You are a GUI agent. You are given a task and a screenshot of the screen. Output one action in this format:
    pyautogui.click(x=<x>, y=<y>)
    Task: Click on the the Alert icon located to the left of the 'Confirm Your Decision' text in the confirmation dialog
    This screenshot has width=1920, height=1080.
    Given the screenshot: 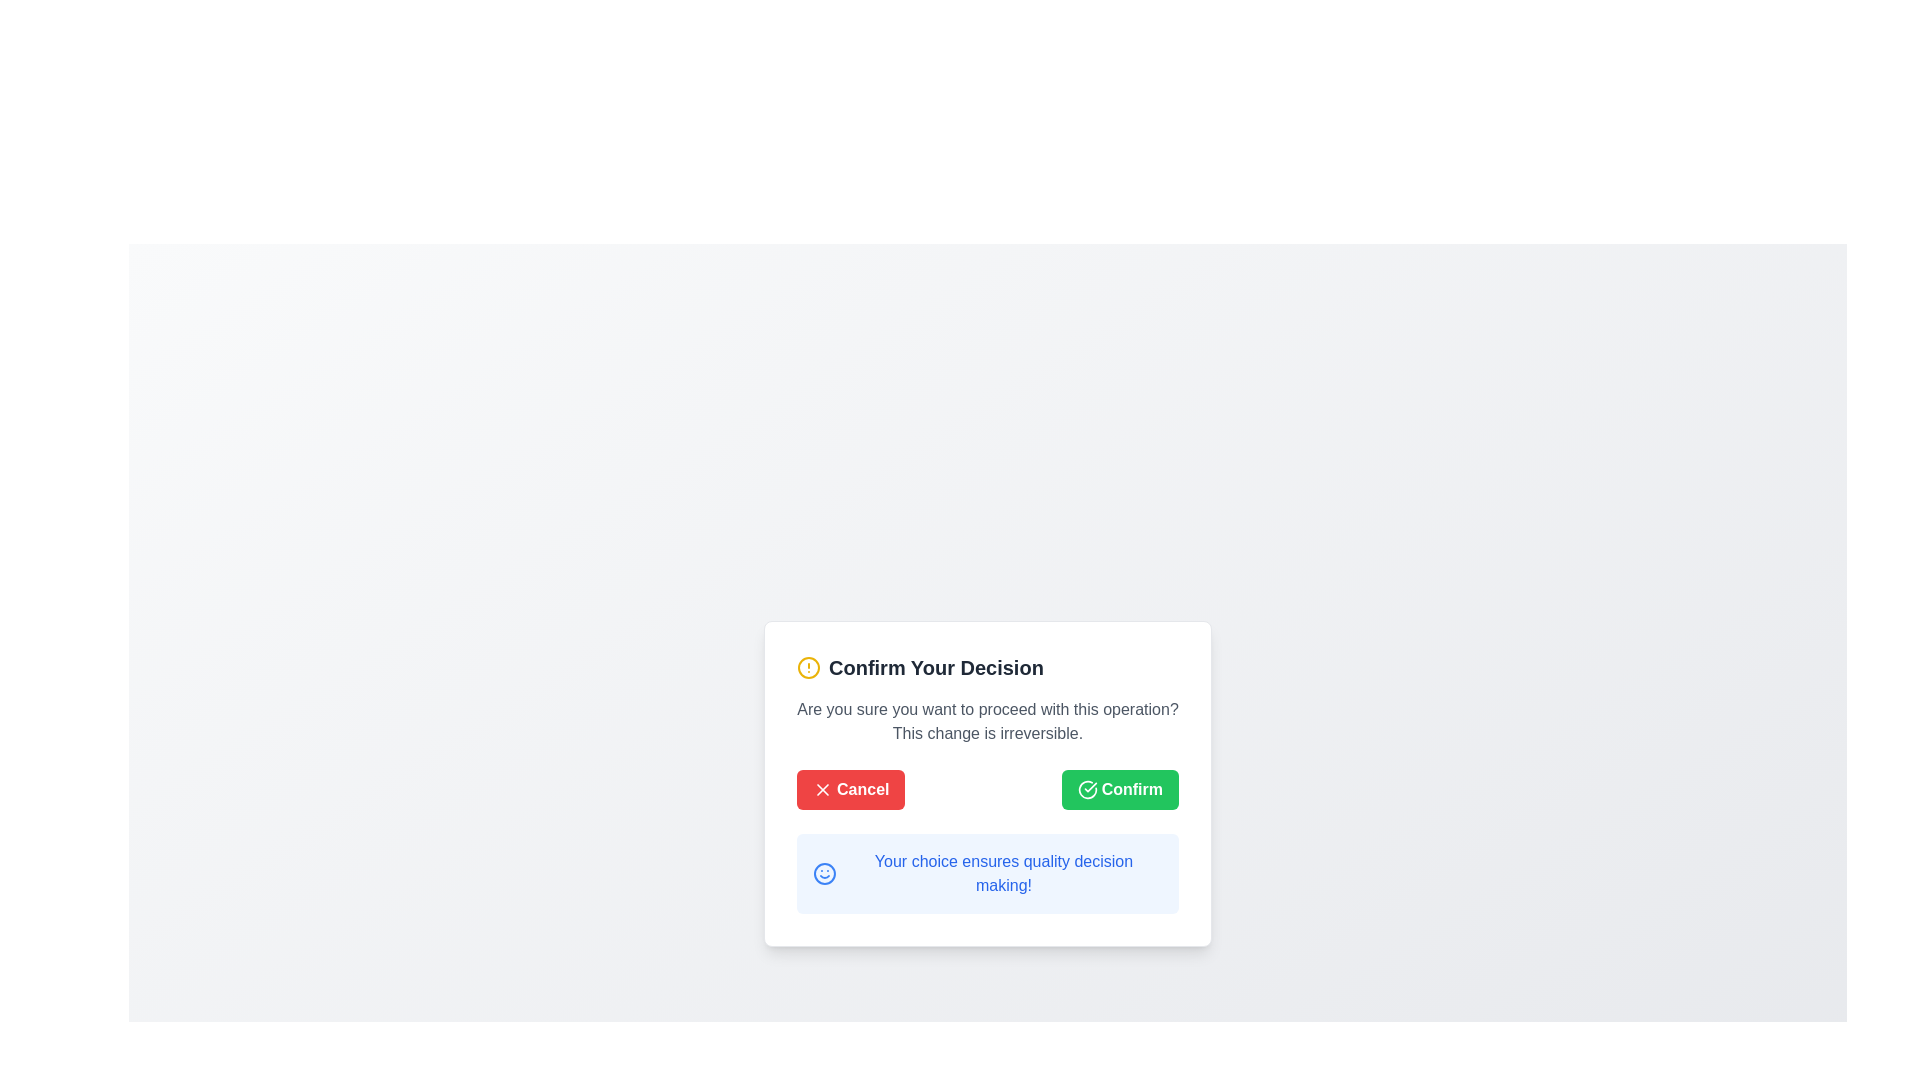 What is the action you would take?
    pyautogui.click(x=809, y=667)
    